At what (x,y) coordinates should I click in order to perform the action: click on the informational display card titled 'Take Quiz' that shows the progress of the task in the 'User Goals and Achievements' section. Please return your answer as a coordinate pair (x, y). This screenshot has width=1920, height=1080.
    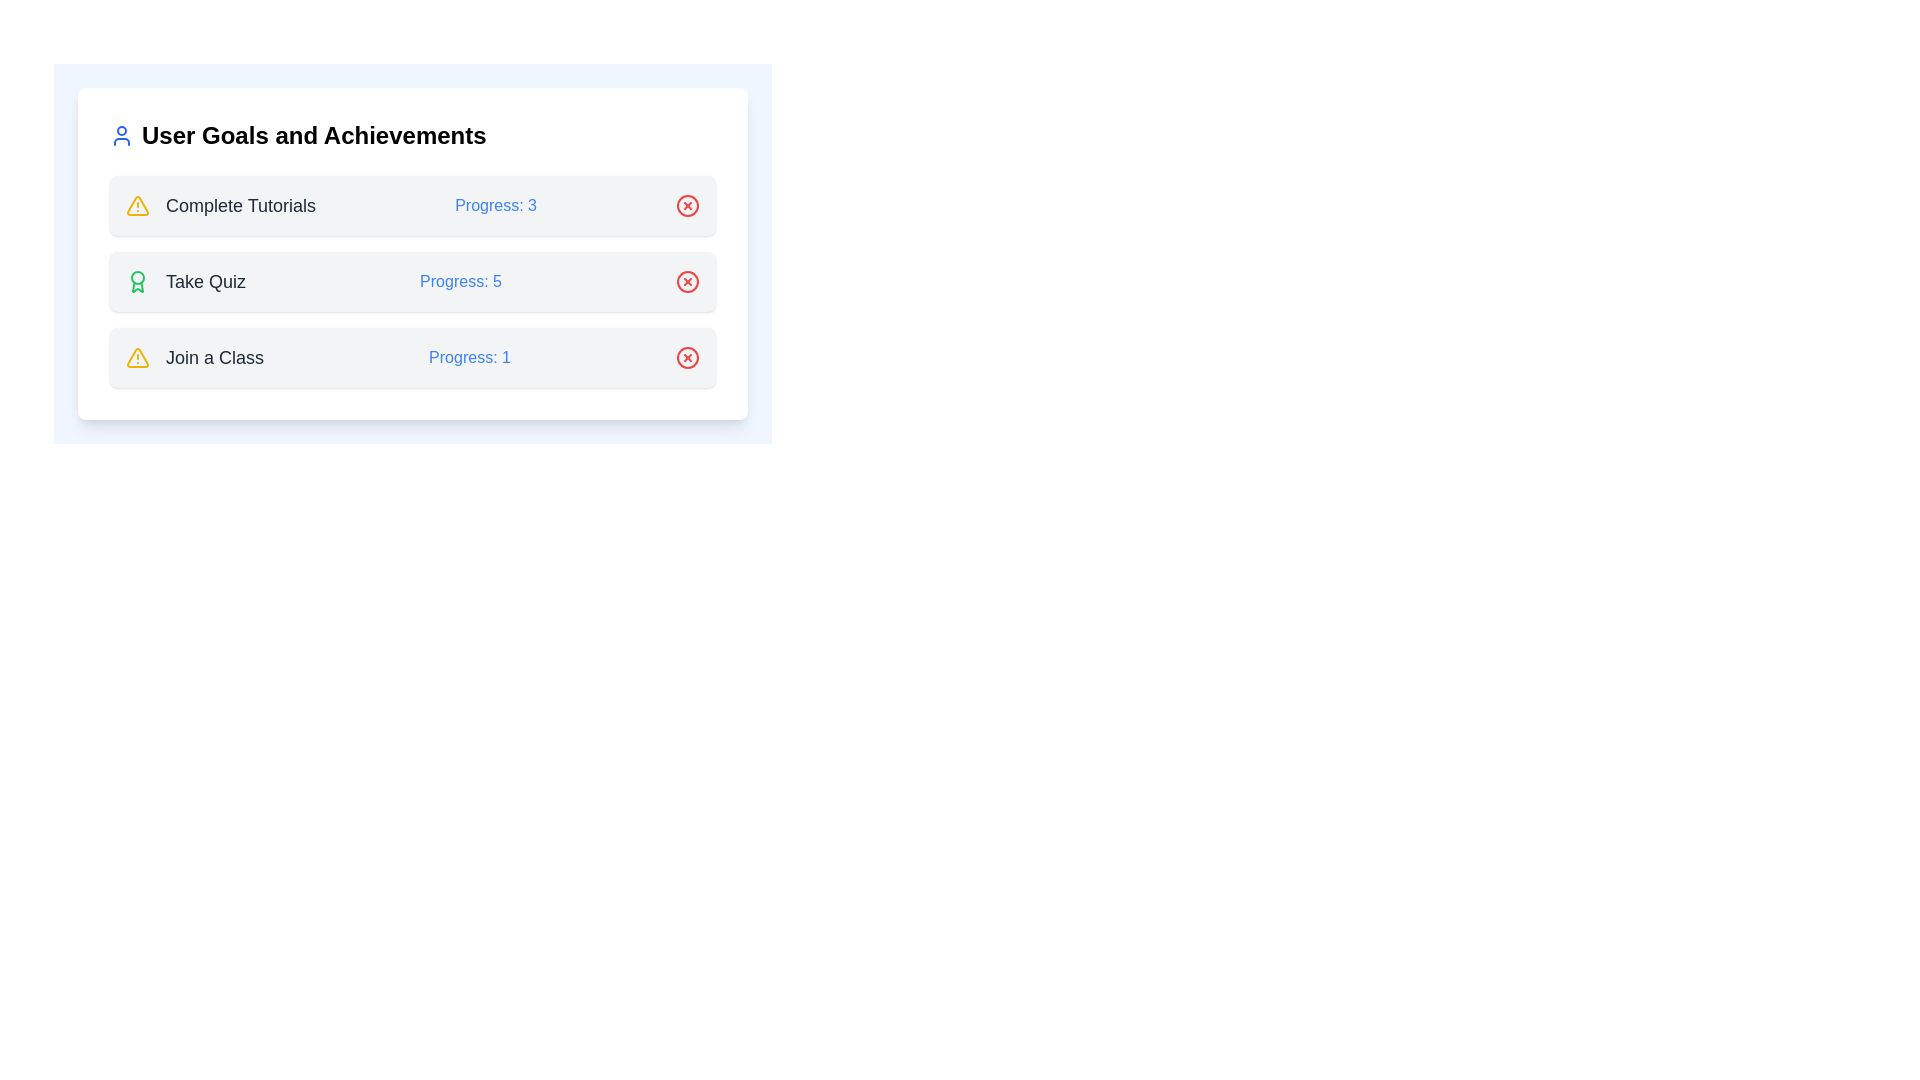
    Looking at the image, I should click on (411, 253).